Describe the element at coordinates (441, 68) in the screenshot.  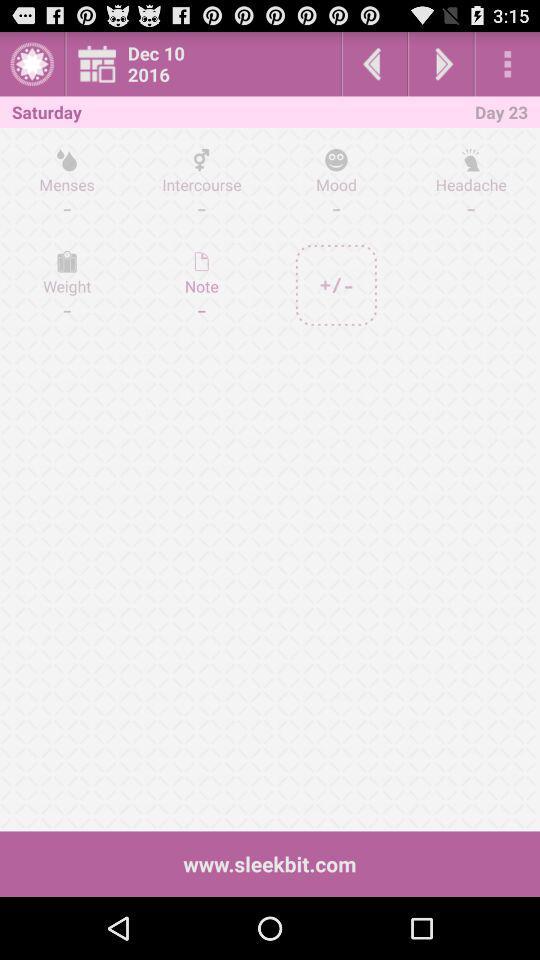
I see `the arrow_forward icon` at that location.